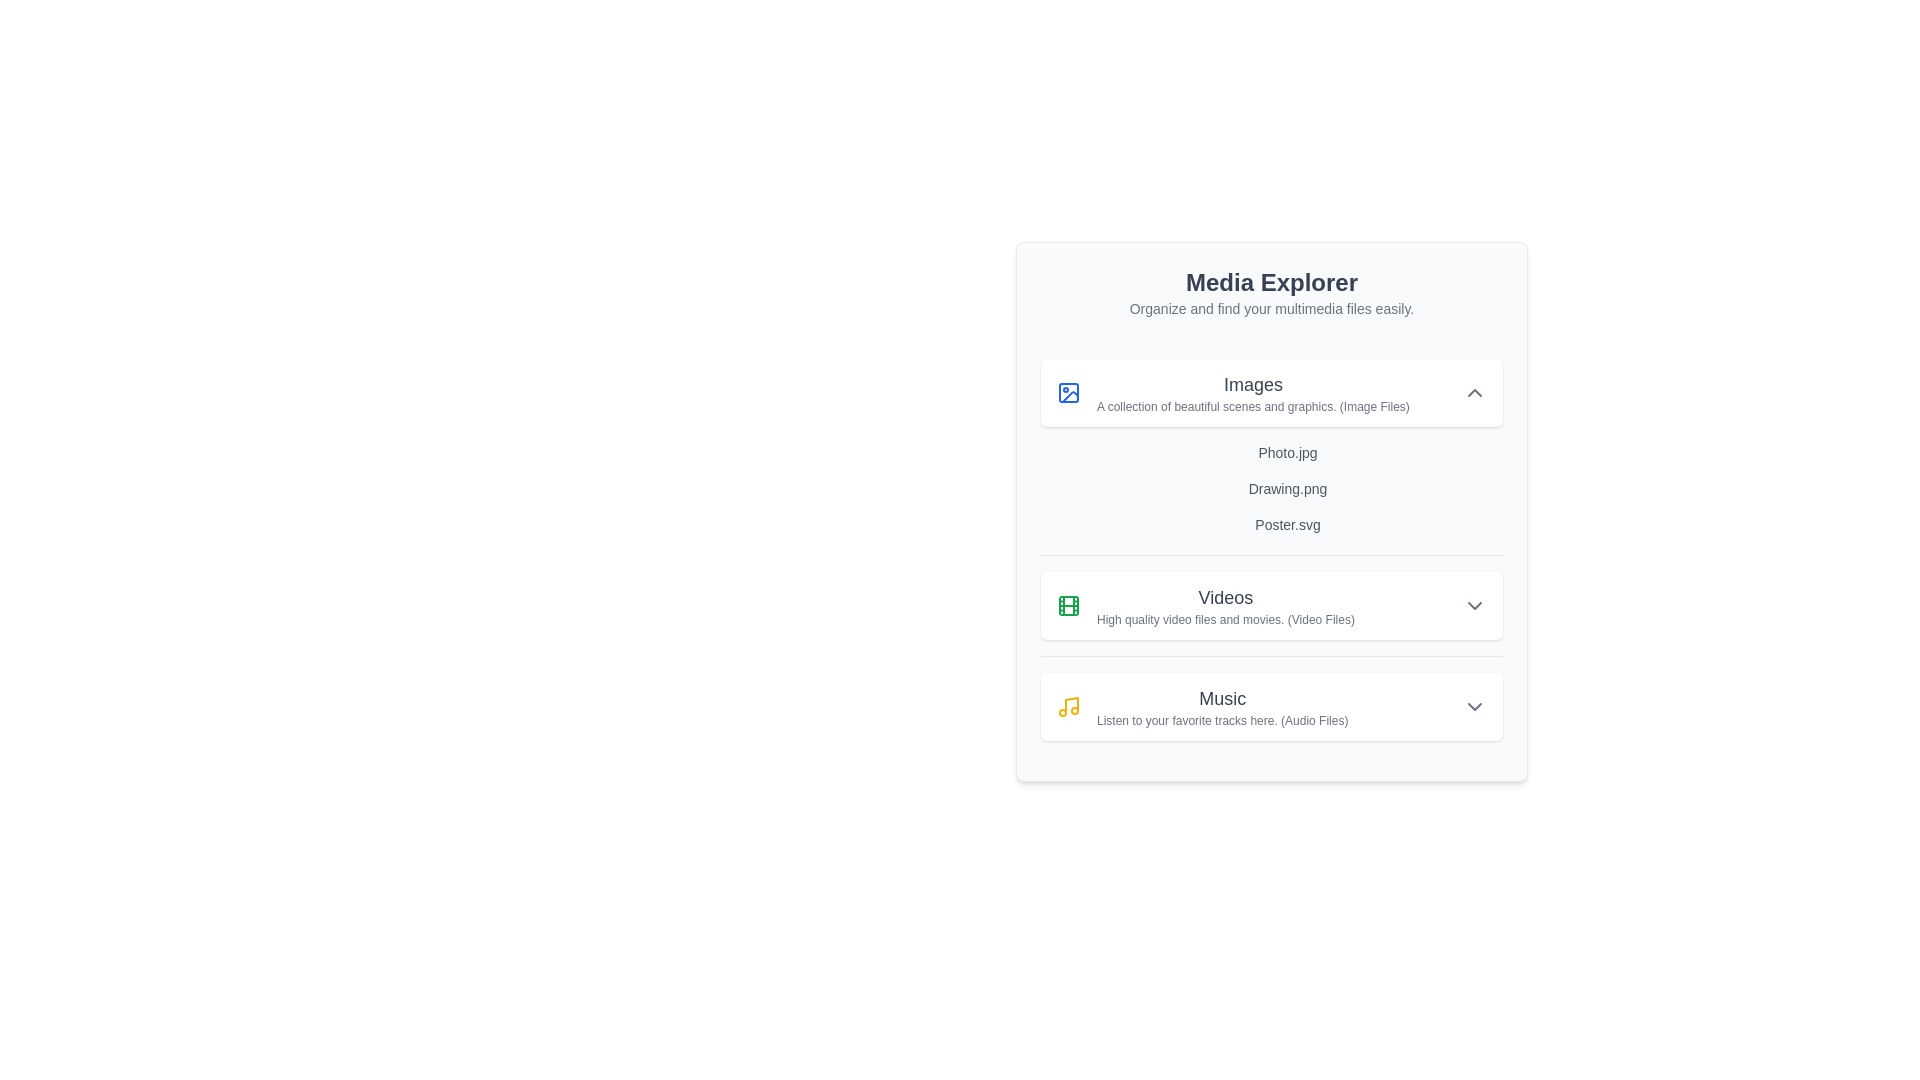 The image size is (1920, 1080). What do you see at coordinates (1068, 604) in the screenshot?
I see `the green rectangular SVG icon that is part of the filmstrip representation adjacent to the 'Videos' section in the media explorer interface` at bounding box center [1068, 604].